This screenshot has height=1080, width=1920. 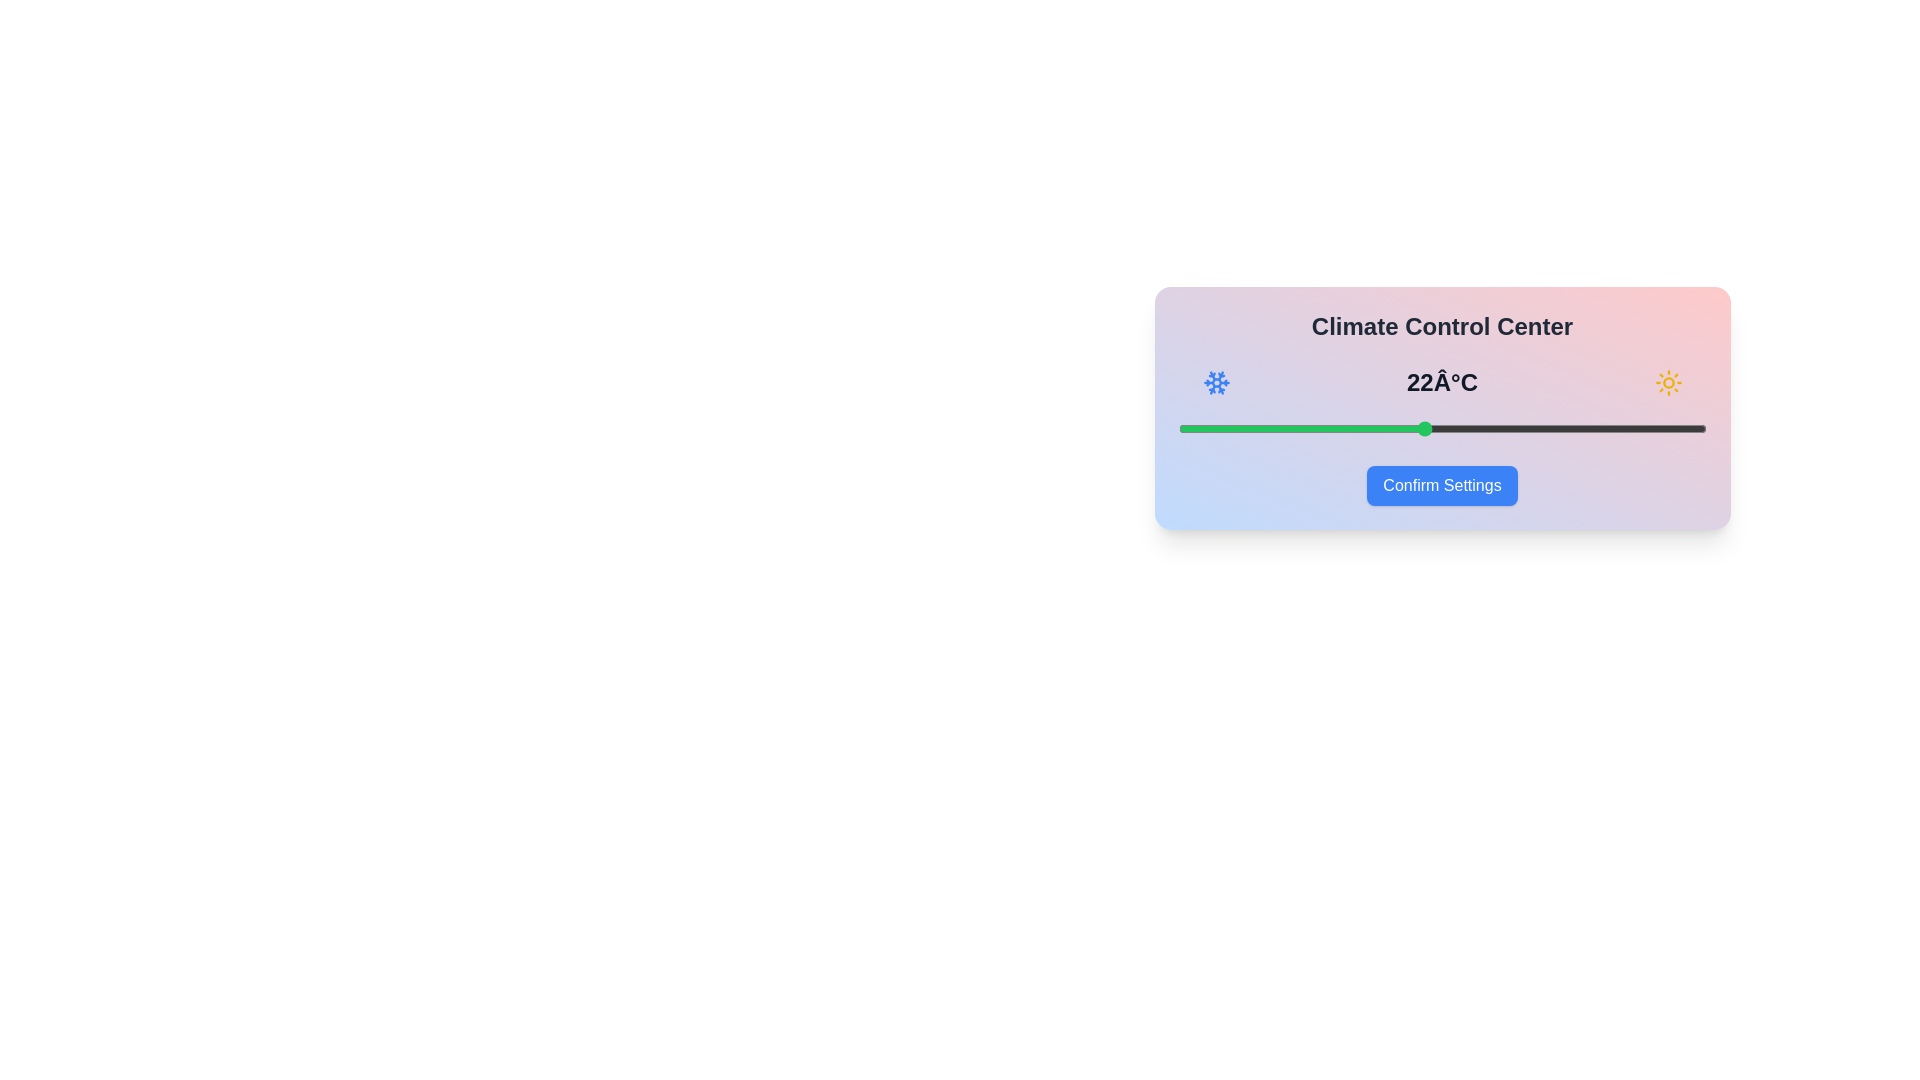 What do you see at coordinates (1441, 486) in the screenshot?
I see `the 'Confirm Settings' button to confirm the current settings` at bounding box center [1441, 486].